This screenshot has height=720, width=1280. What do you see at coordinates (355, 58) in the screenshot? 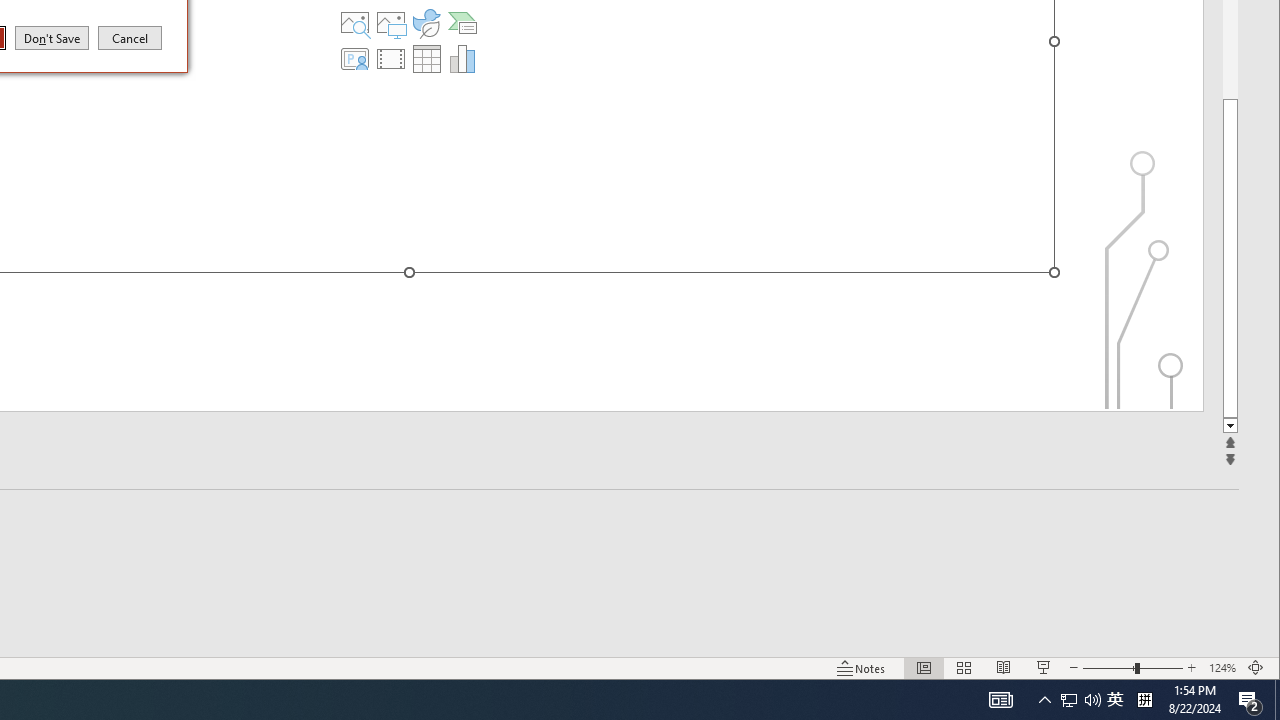
I see `'Insert Cameo'` at bounding box center [355, 58].